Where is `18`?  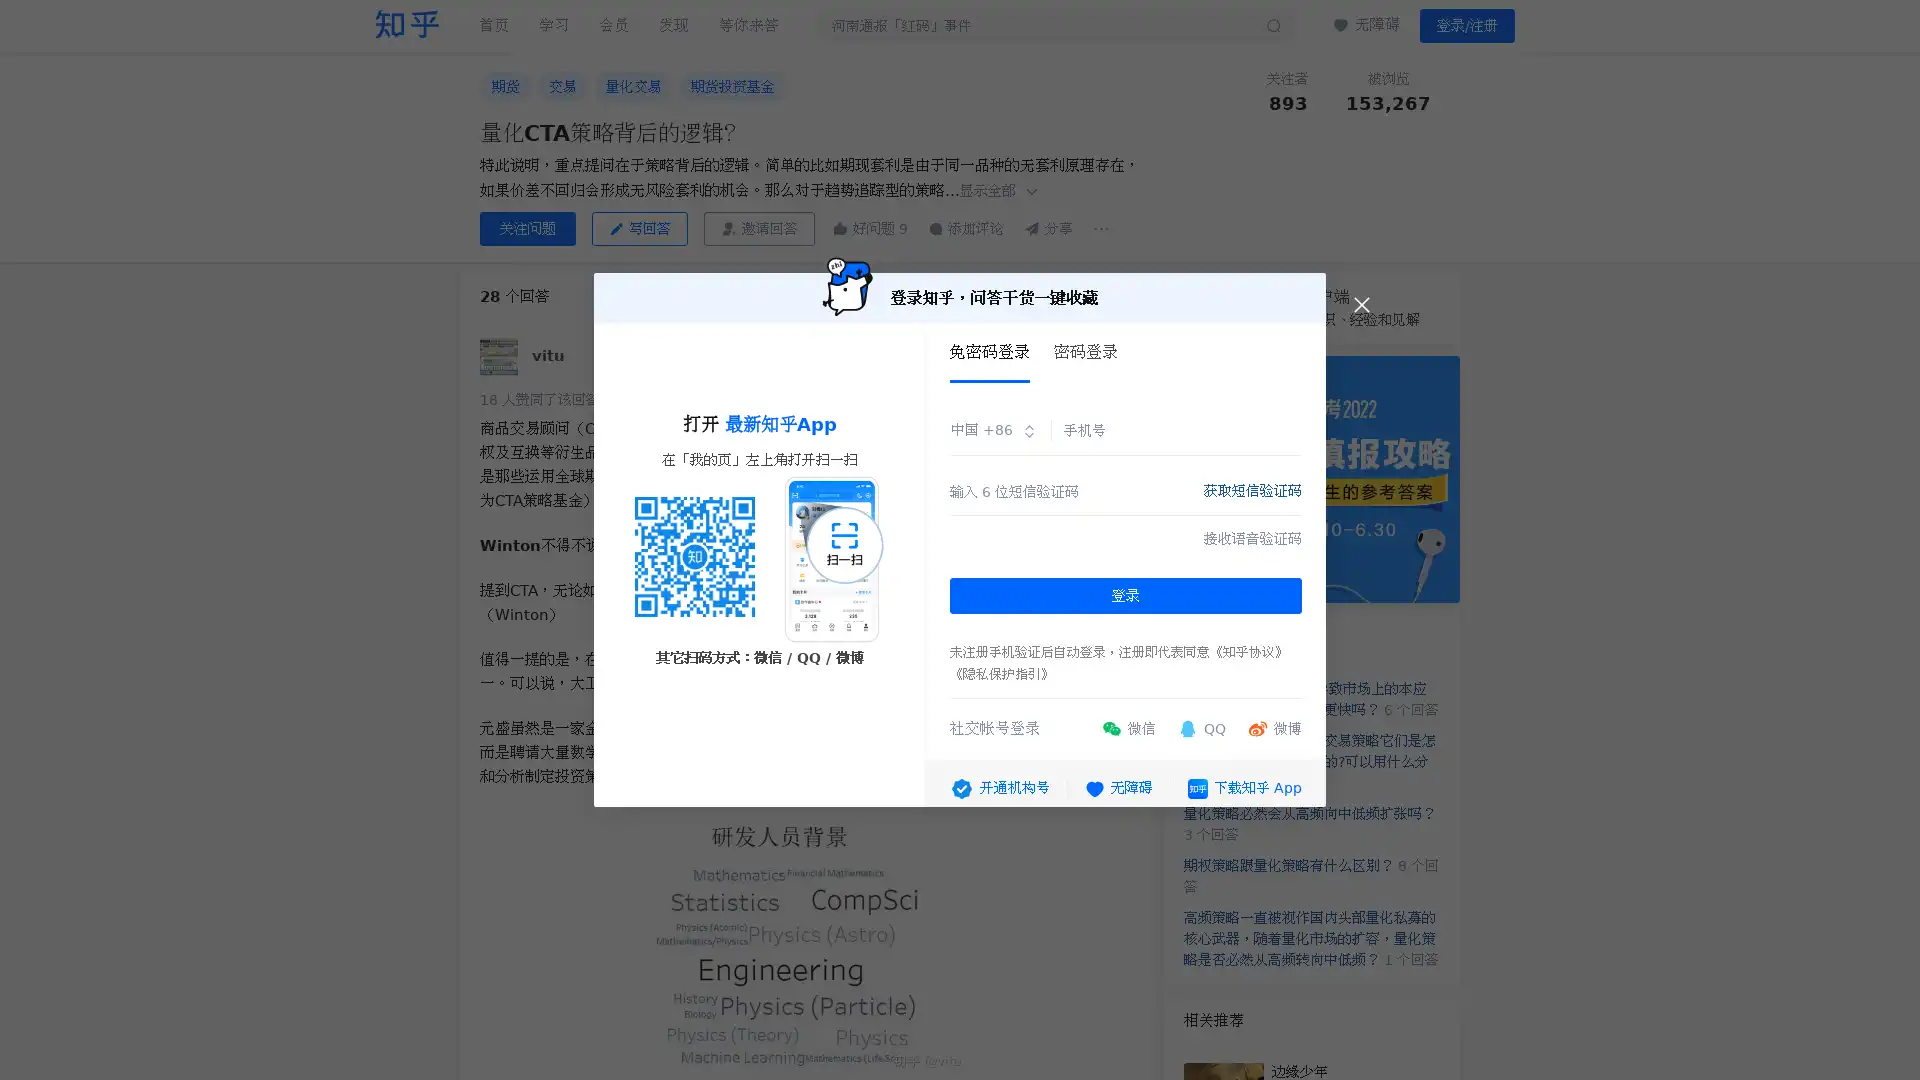 18 is located at coordinates (539, 400).